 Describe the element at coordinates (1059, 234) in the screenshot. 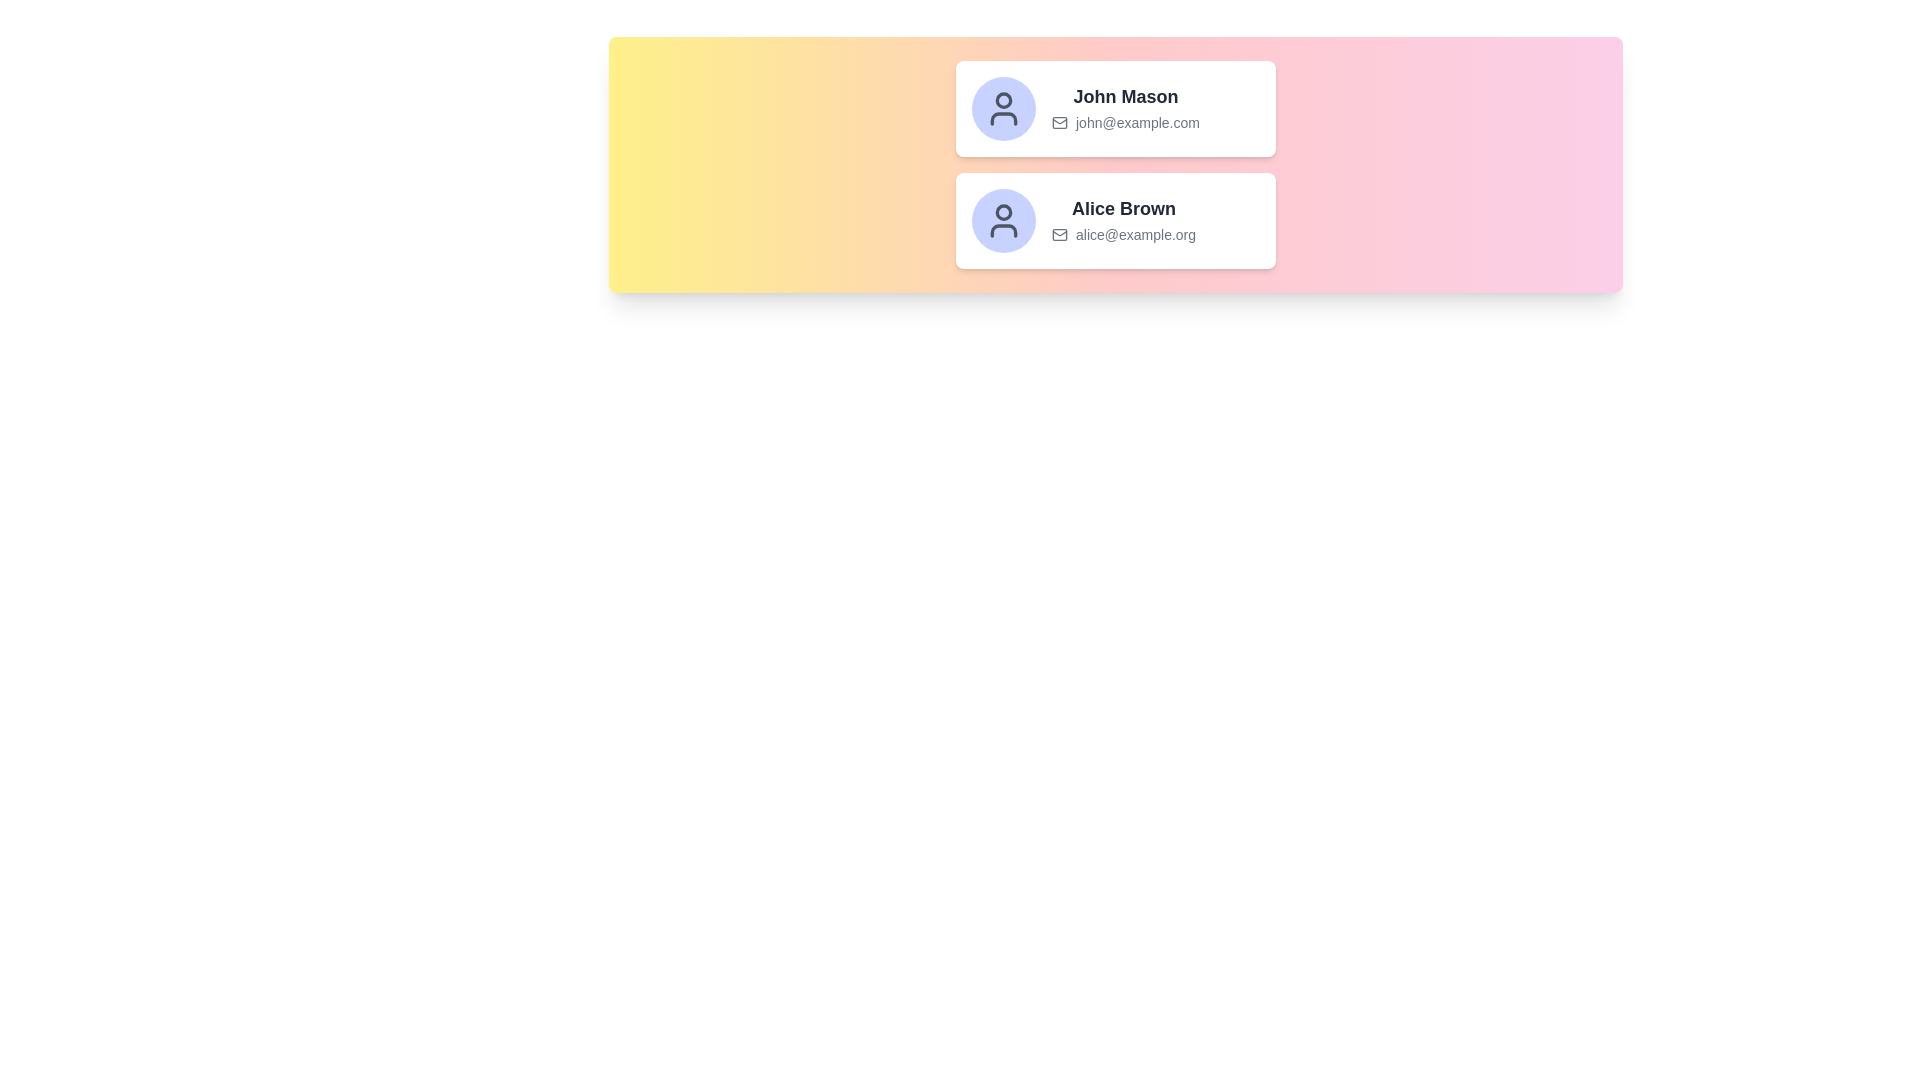

I see `the email icon located to the left of the email address 'alice@example.org' in the second contact card in the lower section of the panel` at that location.